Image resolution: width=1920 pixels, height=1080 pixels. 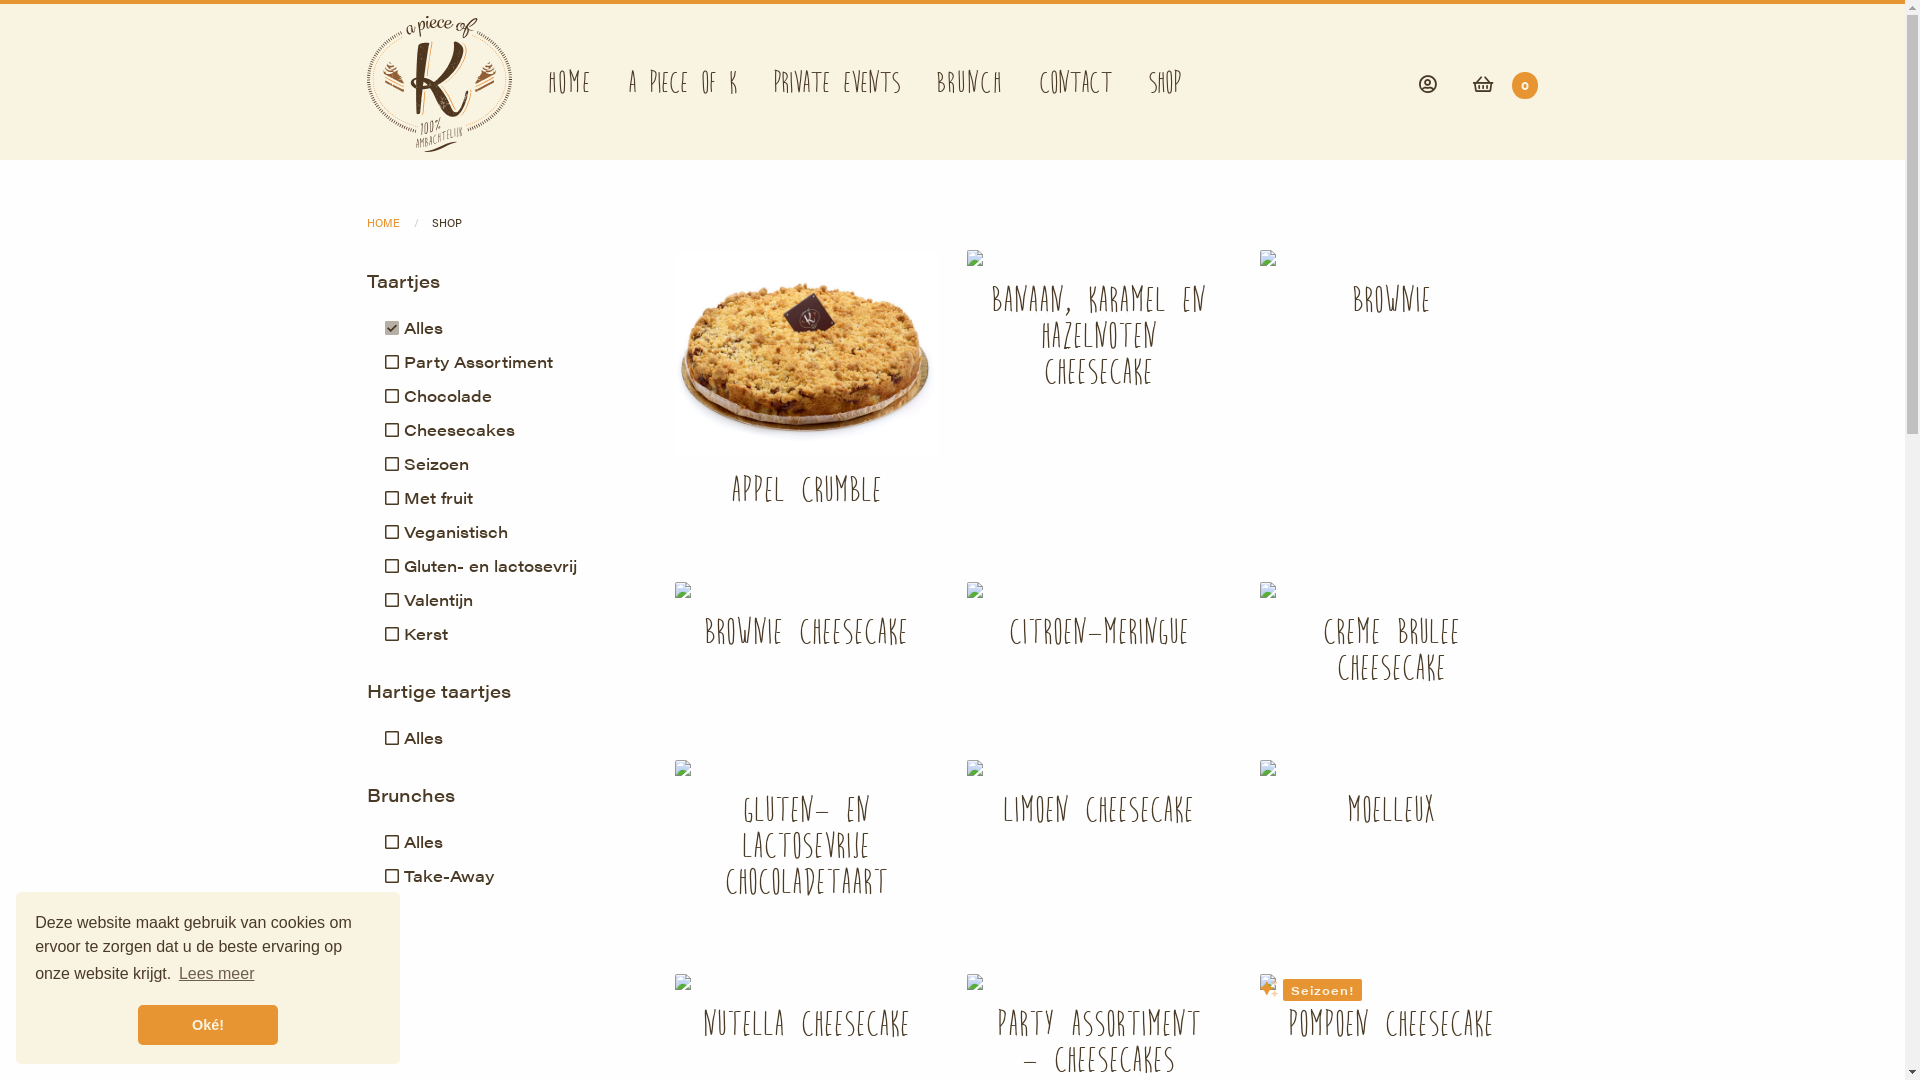 I want to click on 'Brownie Cheesecake', so click(x=675, y=624).